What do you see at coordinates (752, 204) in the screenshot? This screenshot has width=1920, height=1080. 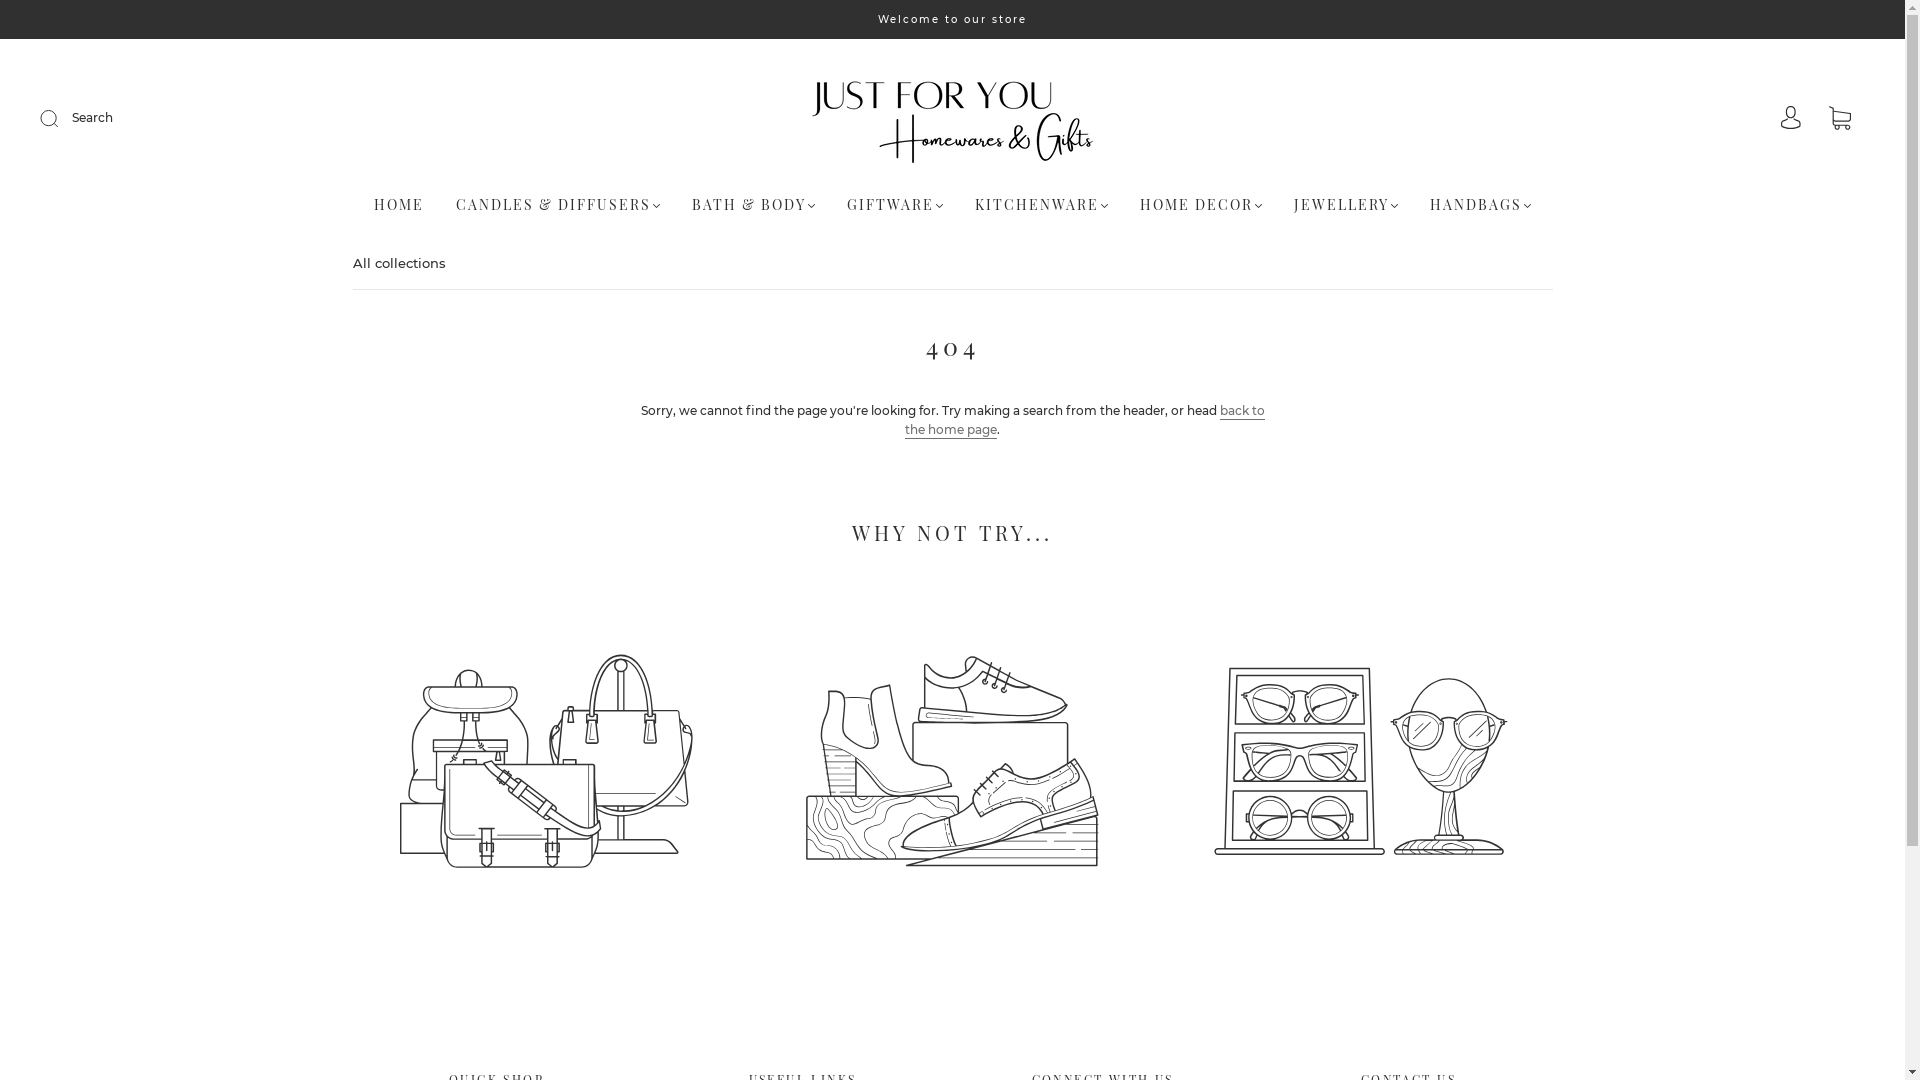 I see `'BATH & BODY'` at bounding box center [752, 204].